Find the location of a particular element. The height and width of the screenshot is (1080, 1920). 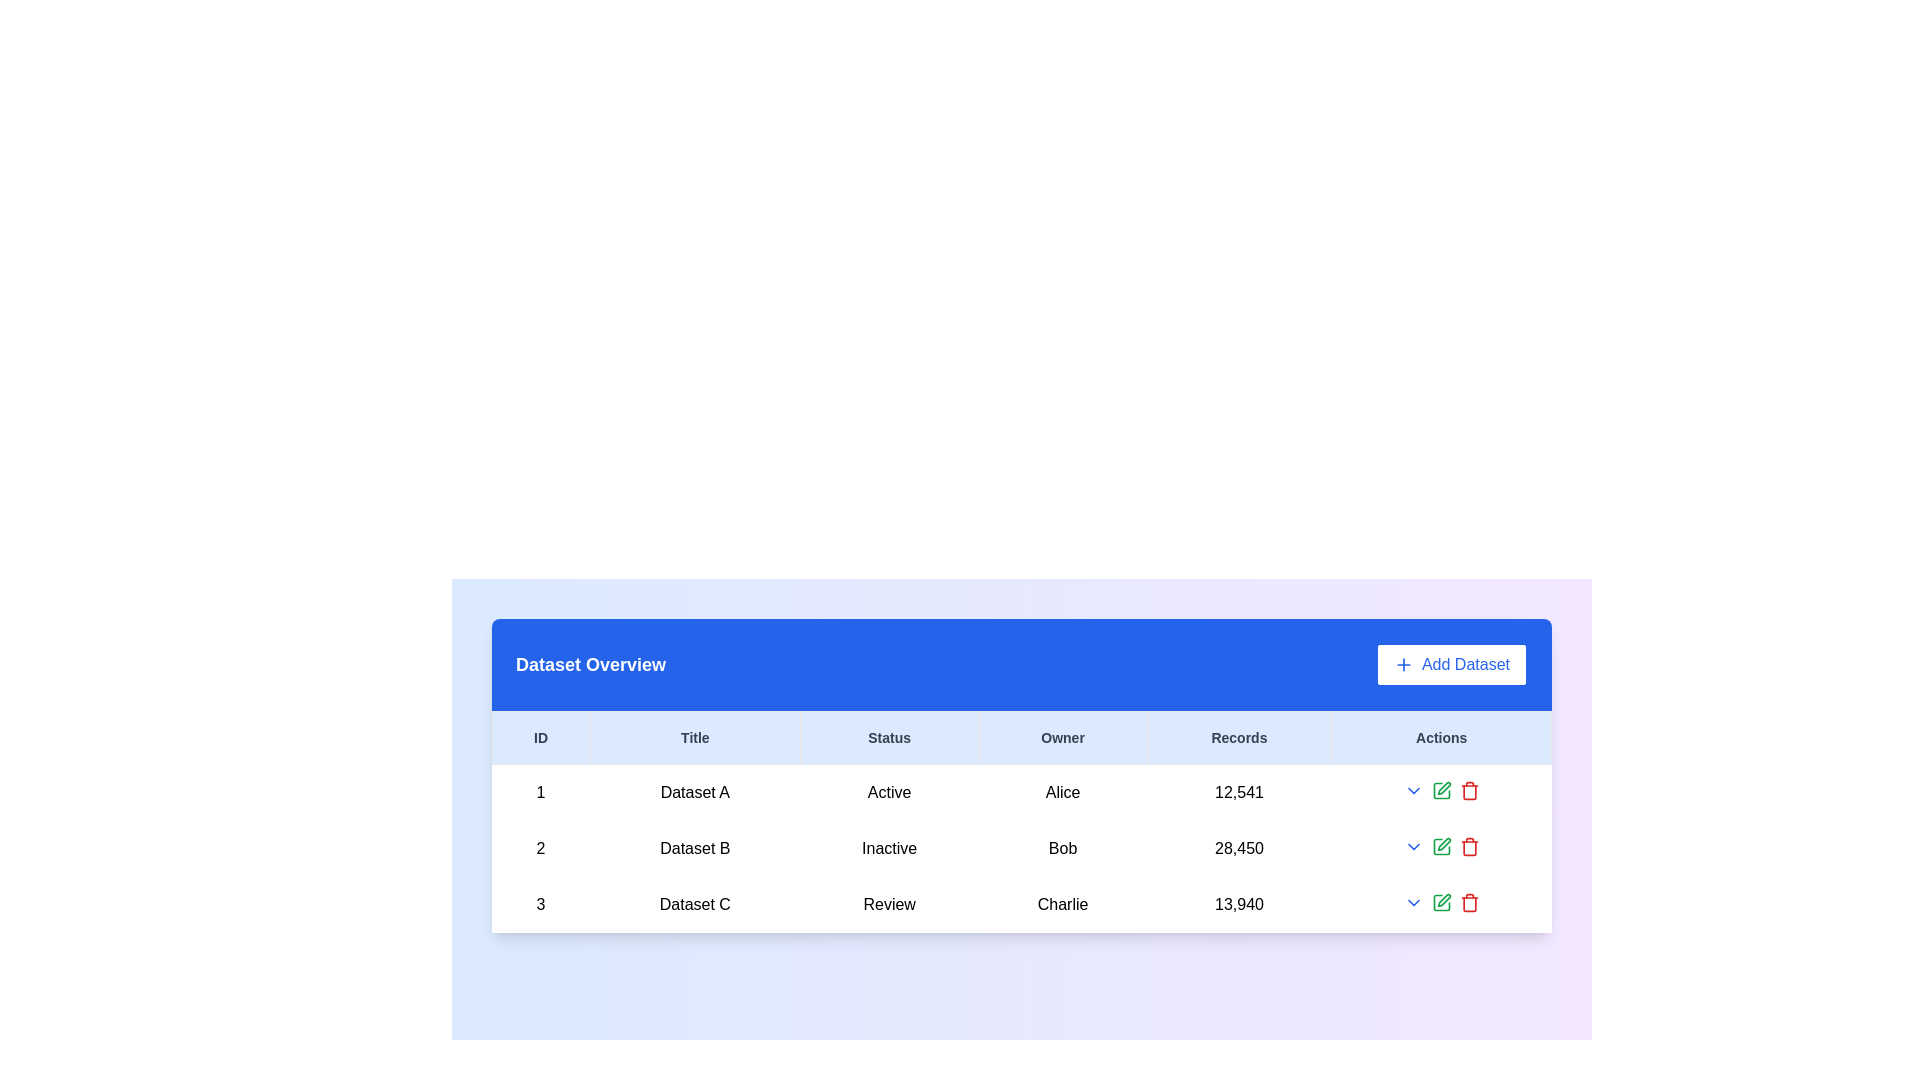

the small, plus-shaped icon with a circular border that is part of the 'Add Dataset' button, located at the top-right of the dataset table area is located at coordinates (1402, 664).